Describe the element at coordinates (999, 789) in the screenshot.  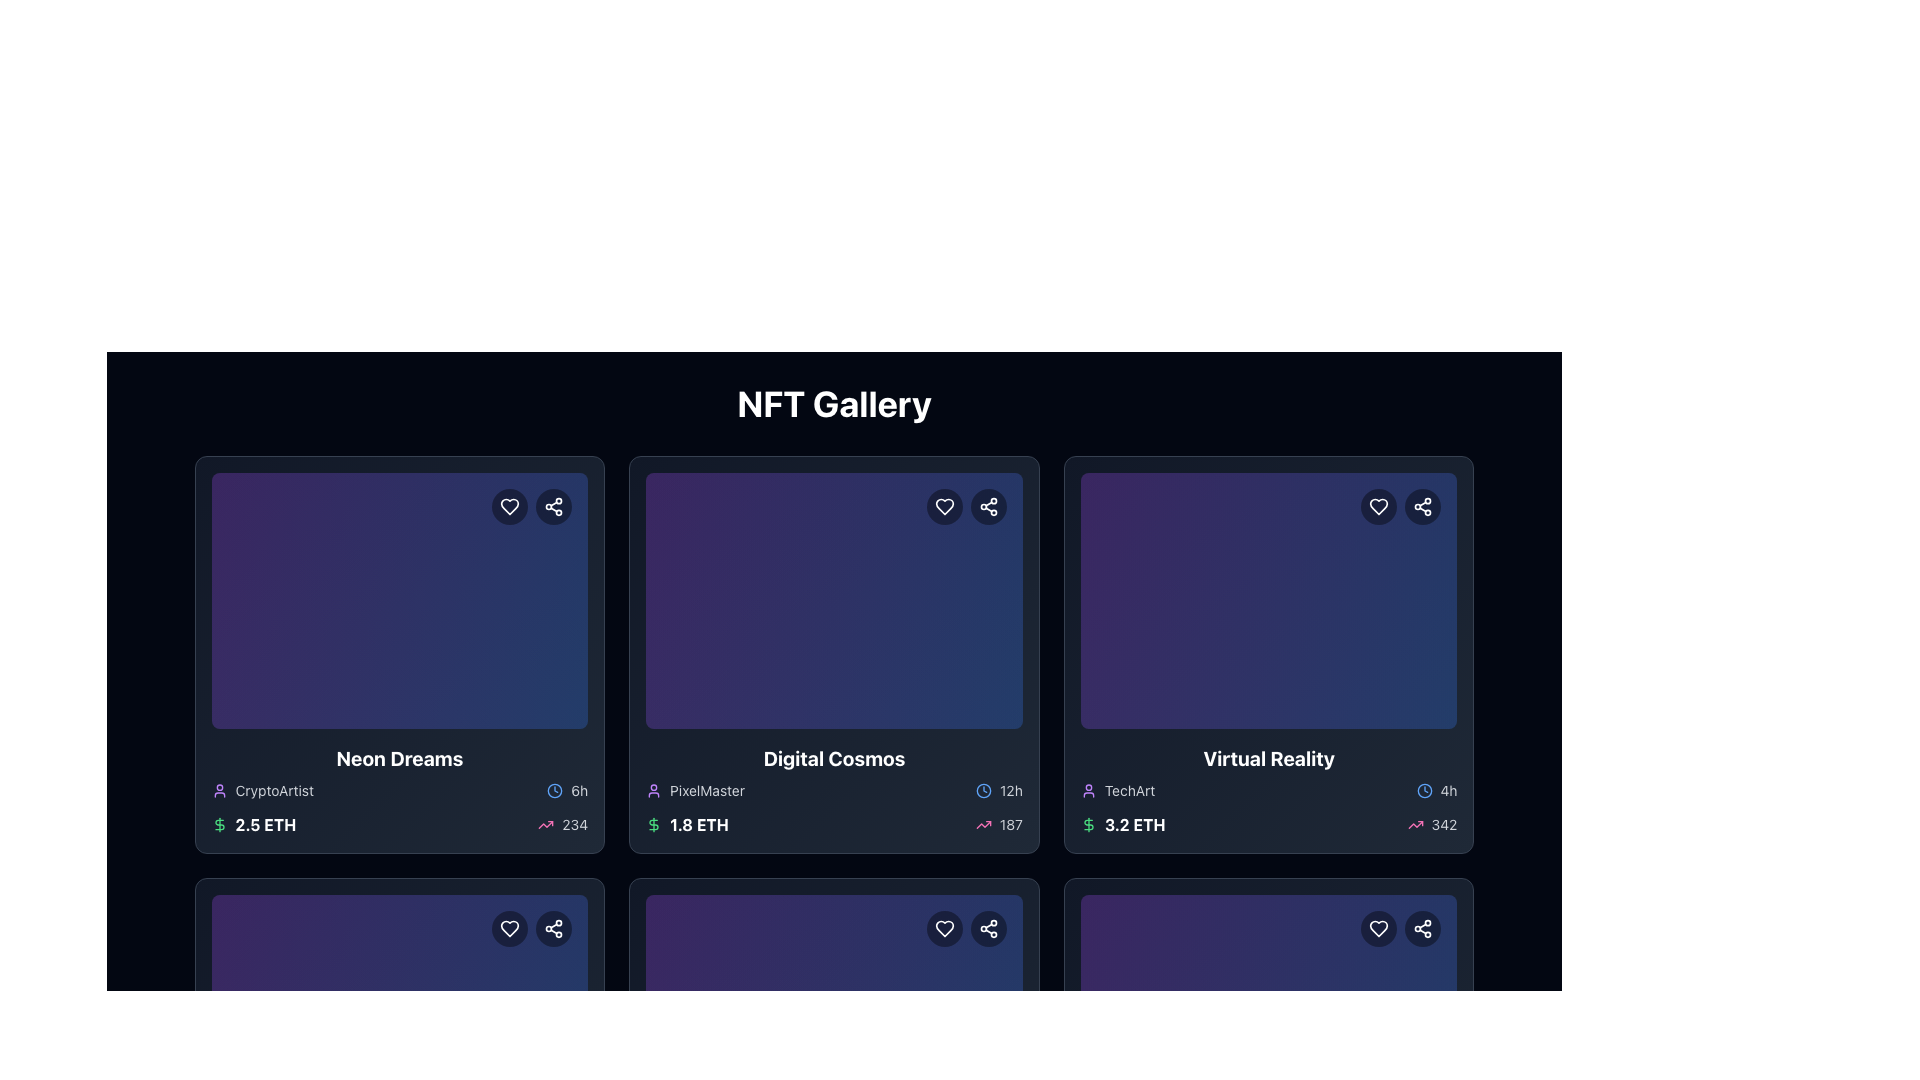
I see `the time indicator element, which consists of a blue clock icon followed by the text '12h', located in the lower right section of the 'Digital Cosmos' card` at that location.